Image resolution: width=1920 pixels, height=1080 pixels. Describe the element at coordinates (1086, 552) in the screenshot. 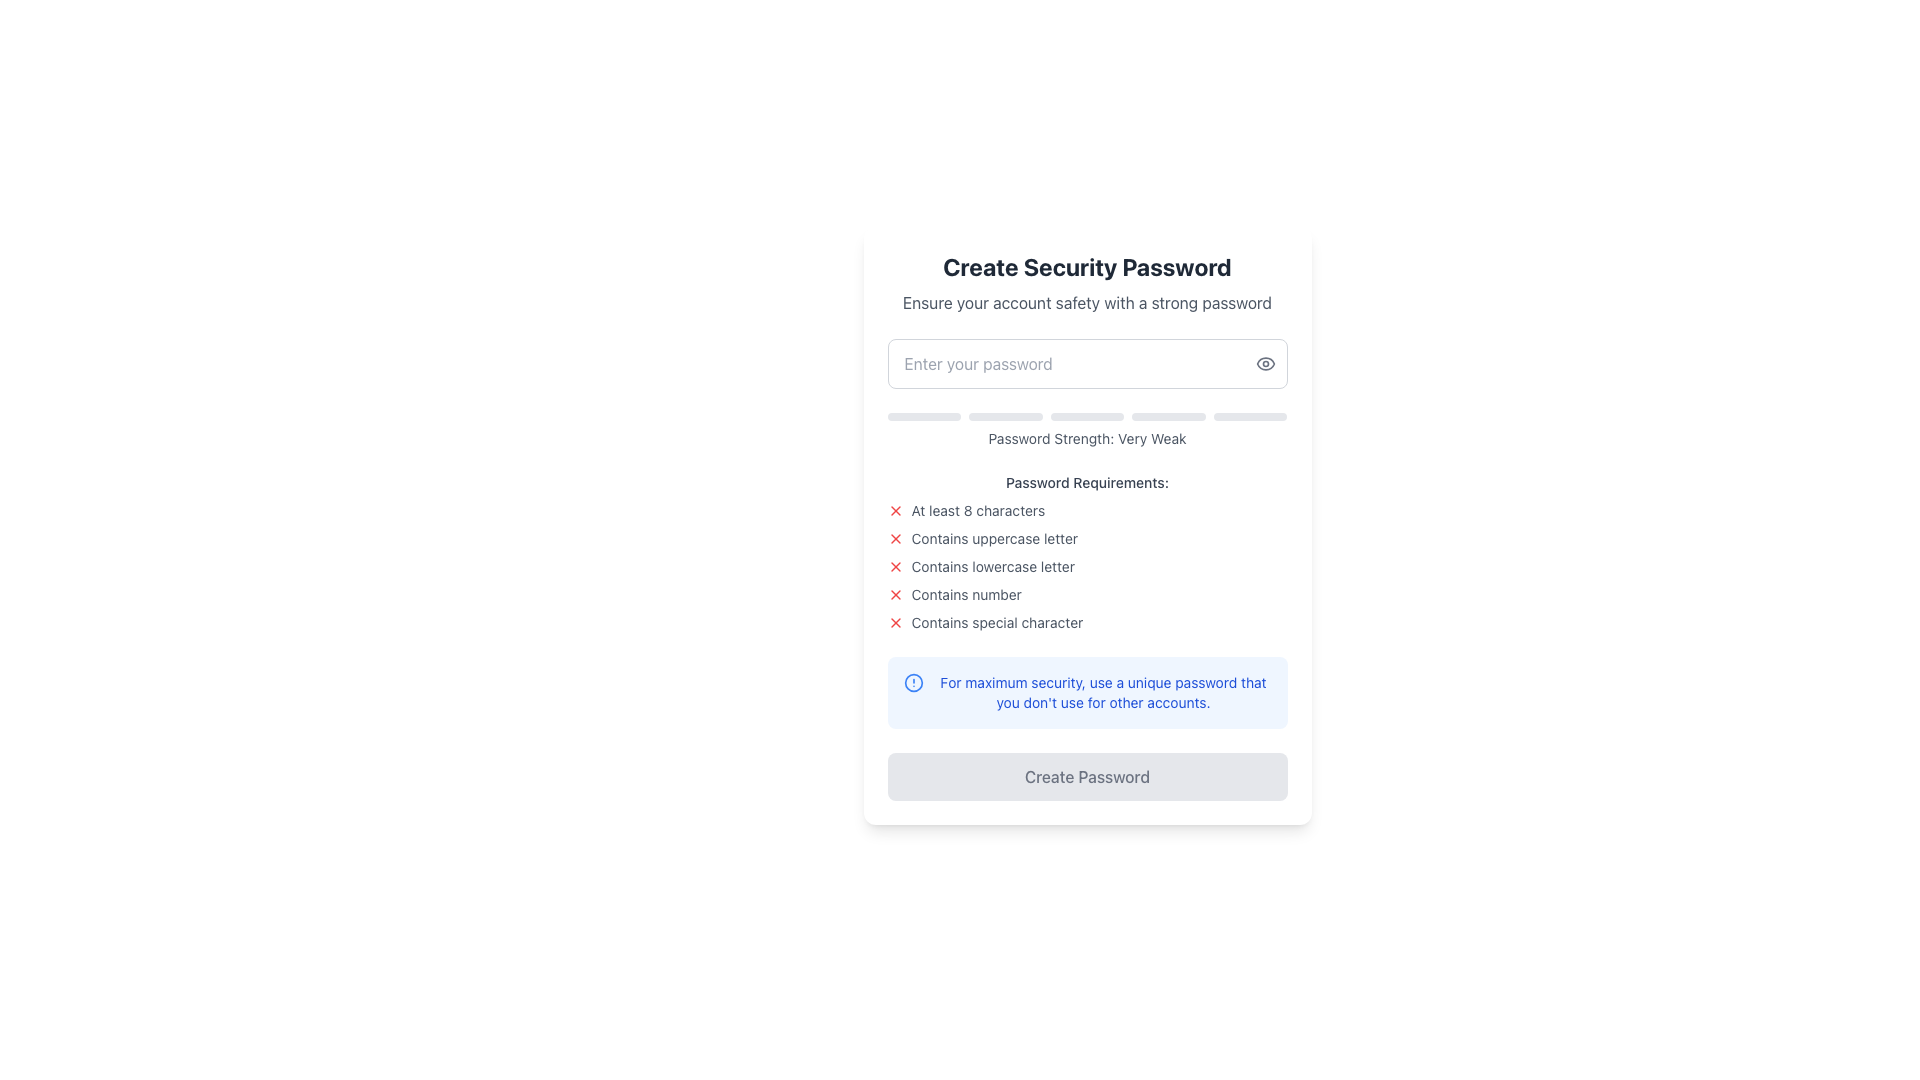

I see `text content of the checklist below the 'Password Strength: Very Weak' label, which provides feedback on password requirements` at that location.